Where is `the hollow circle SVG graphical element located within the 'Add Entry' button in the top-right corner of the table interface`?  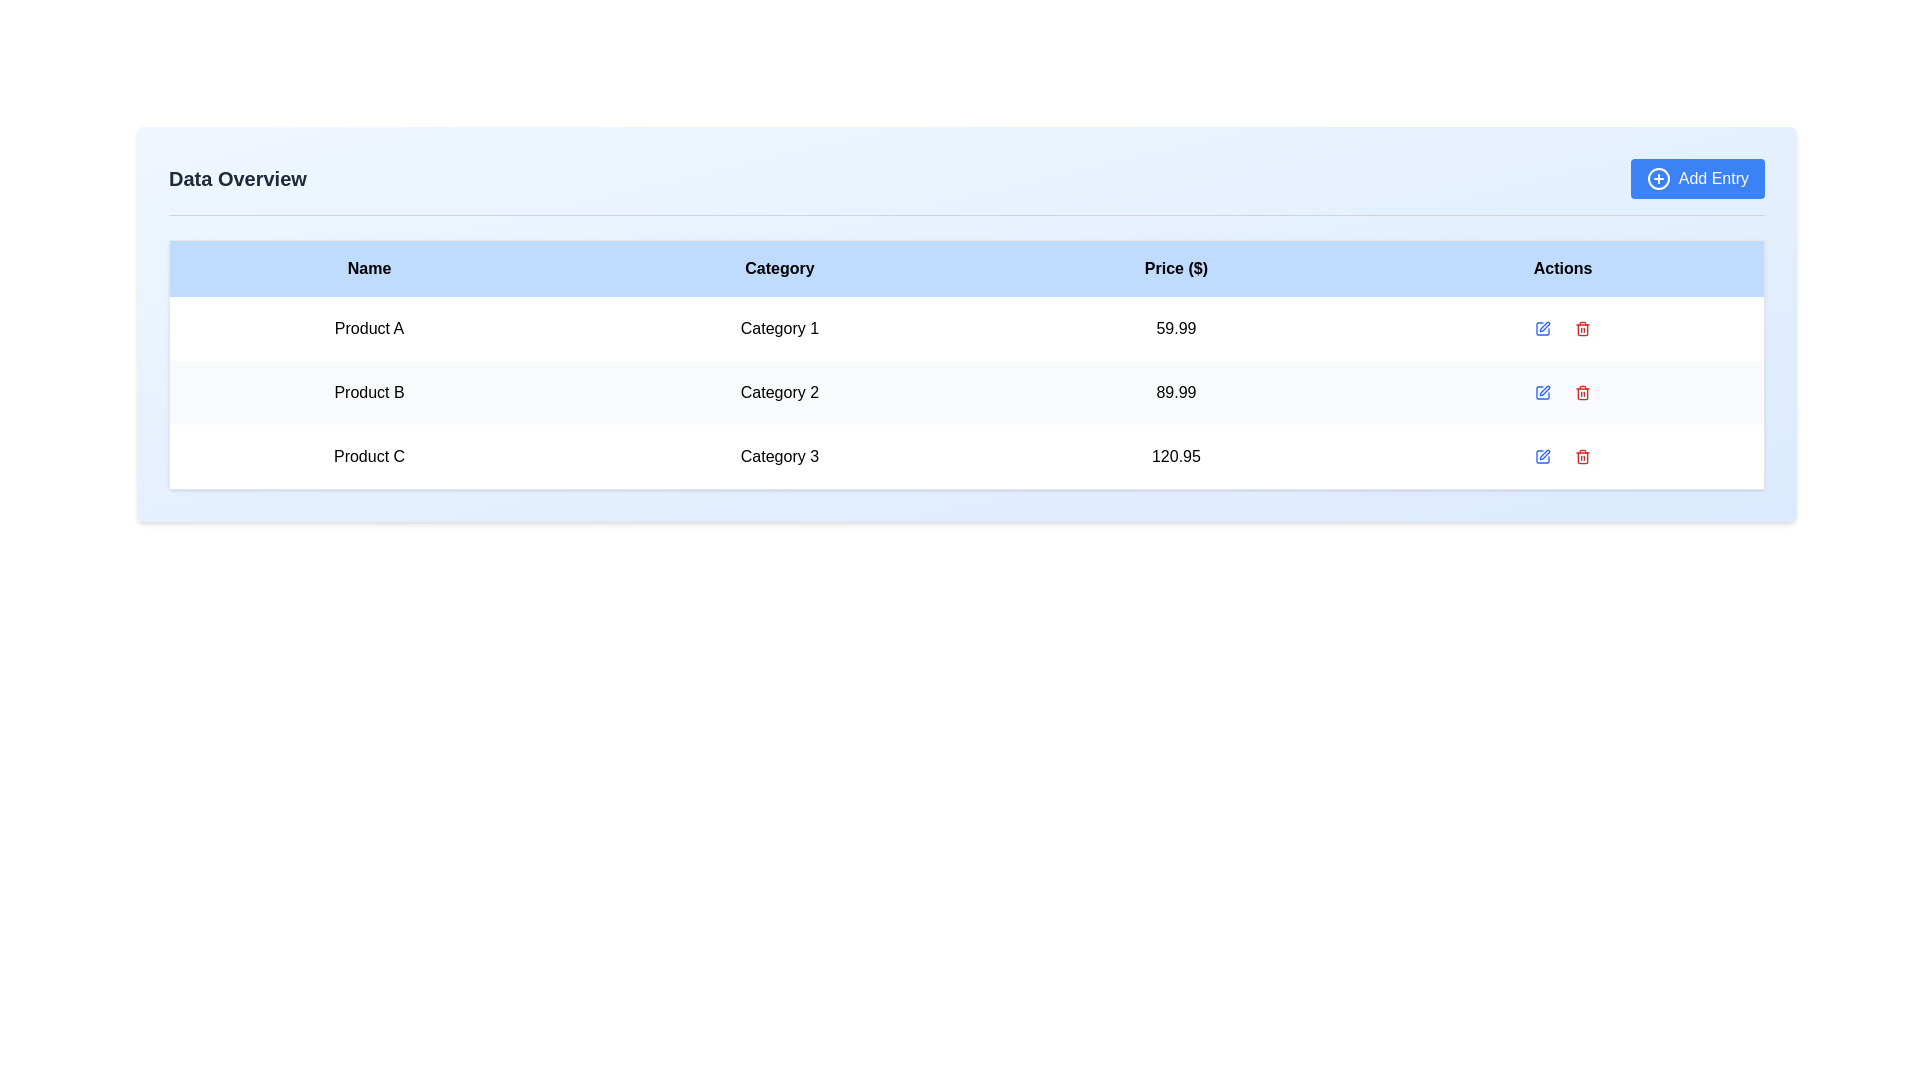 the hollow circle SVG graphical element located within the 'Add Entry' button in the top-right corner of the table interface is located at coordinates (1658, 177).